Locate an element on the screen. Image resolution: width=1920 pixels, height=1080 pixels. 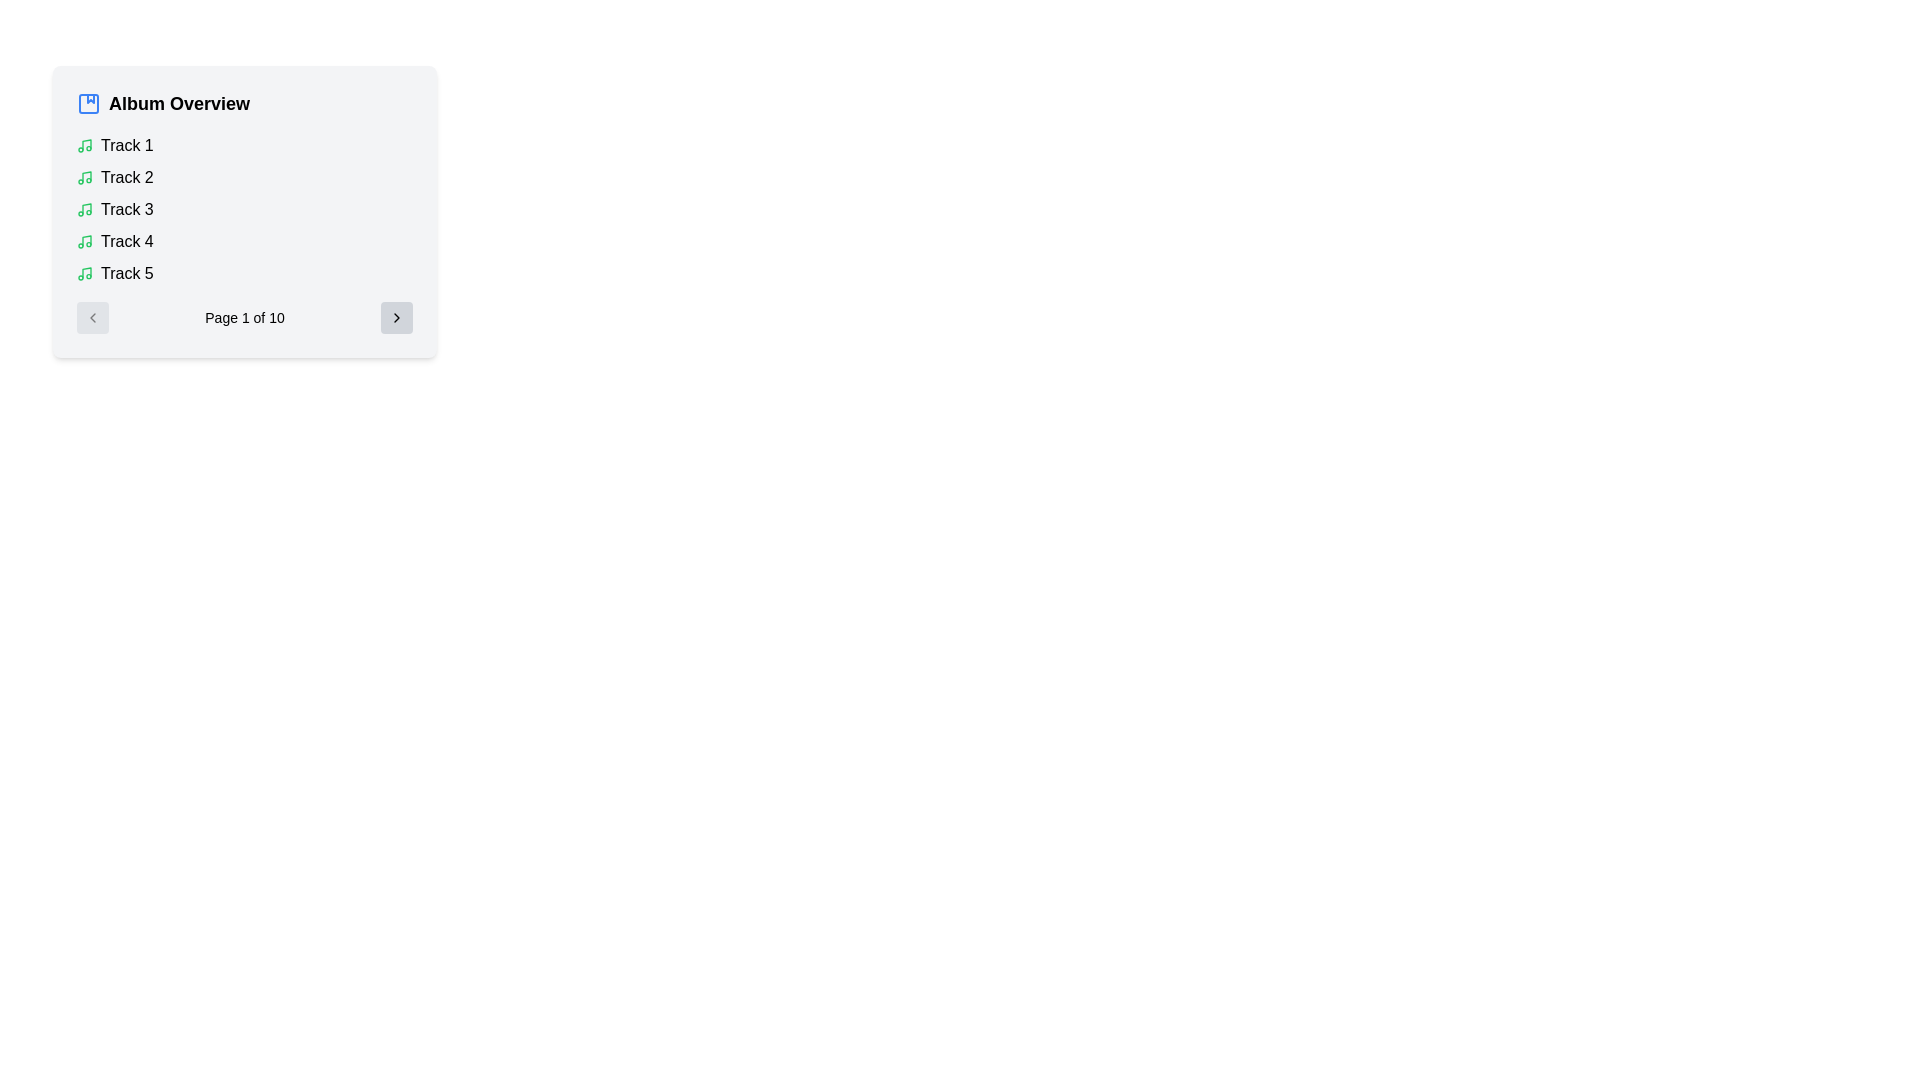
the text label displaying 'Page 1 of 10', which is centrally positioned and styled with a small font size, to interact with the pagination controls is located at coordinates (243, 316).